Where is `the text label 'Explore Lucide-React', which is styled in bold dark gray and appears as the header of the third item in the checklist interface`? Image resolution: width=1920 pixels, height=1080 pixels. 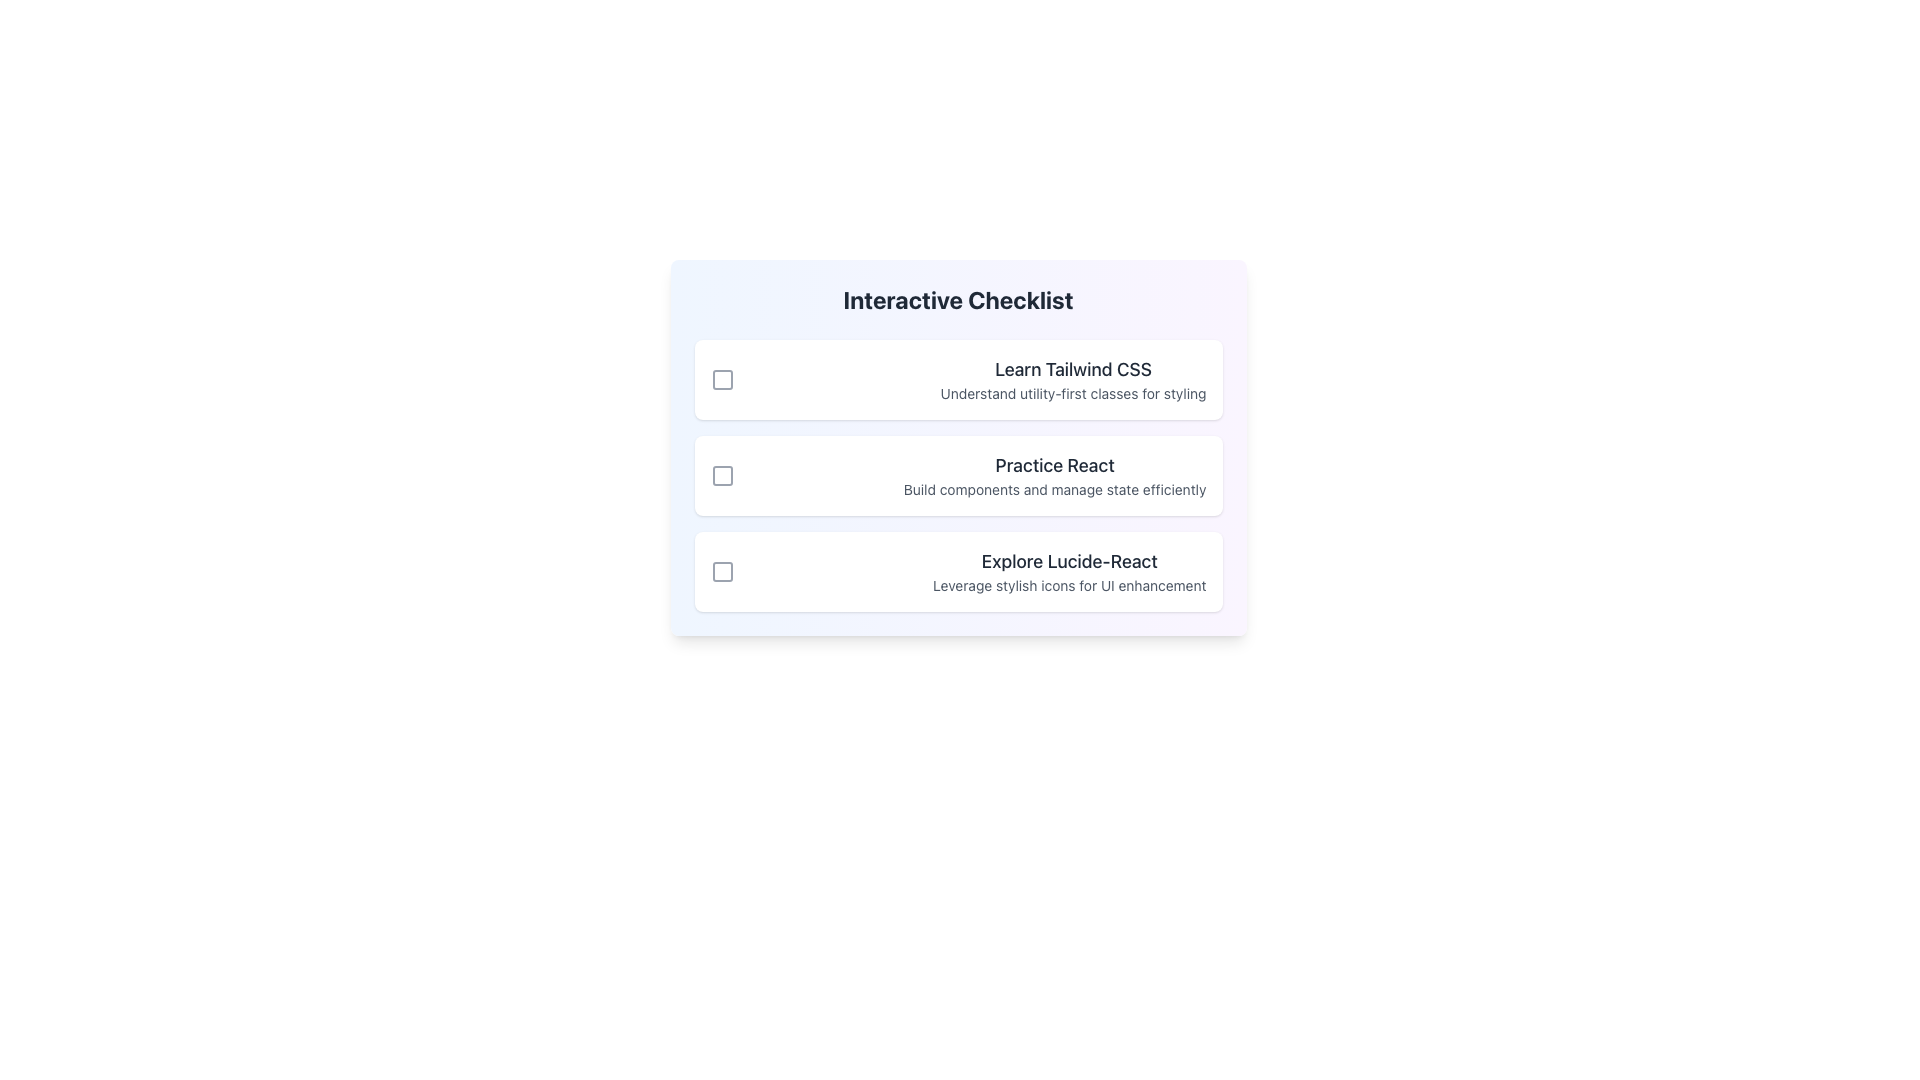 the text label 'Explore Lucide-React', which is styled in bold dark gray and appears as the header of the third item in the checklist interface is located at coordinates (1068, 562).